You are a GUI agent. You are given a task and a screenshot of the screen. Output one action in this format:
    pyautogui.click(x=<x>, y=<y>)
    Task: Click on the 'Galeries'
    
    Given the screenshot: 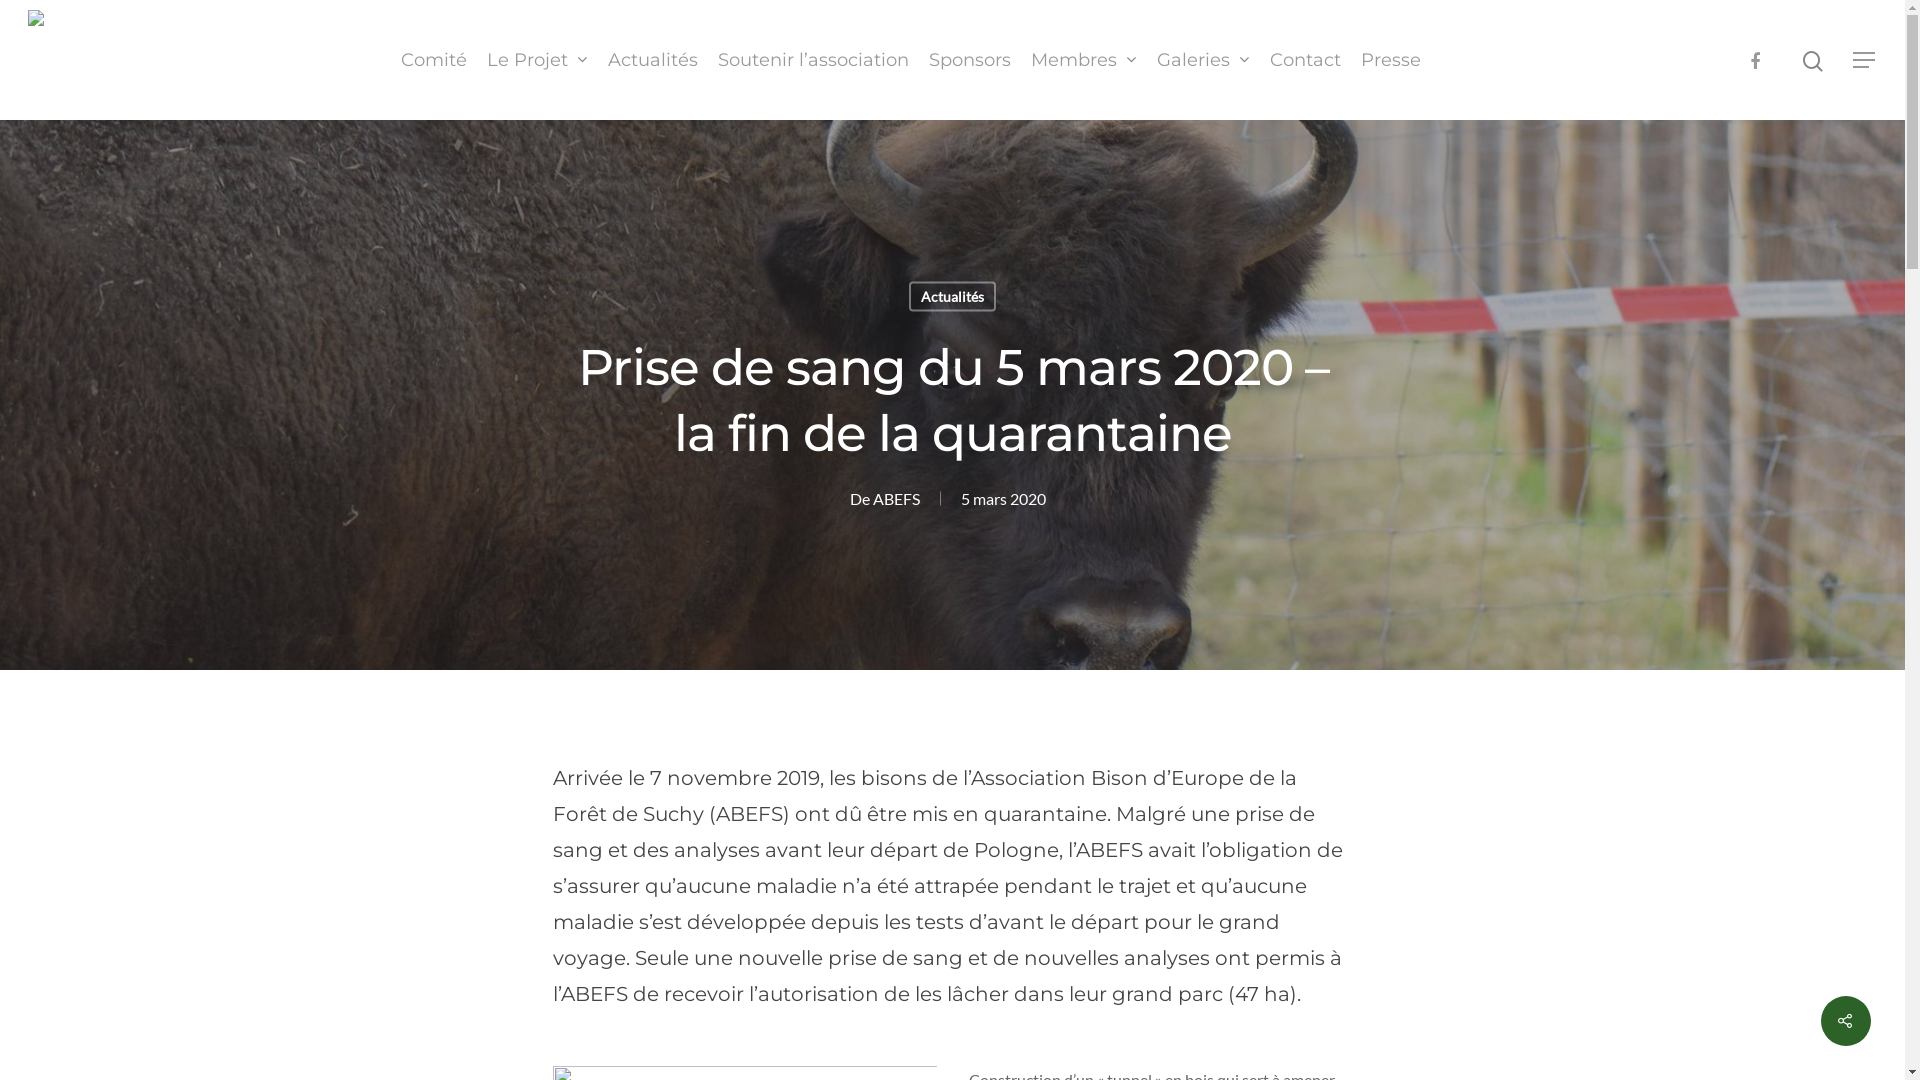 What is the action you would take?
    pyautogui.click(x=1201, y=59)
    